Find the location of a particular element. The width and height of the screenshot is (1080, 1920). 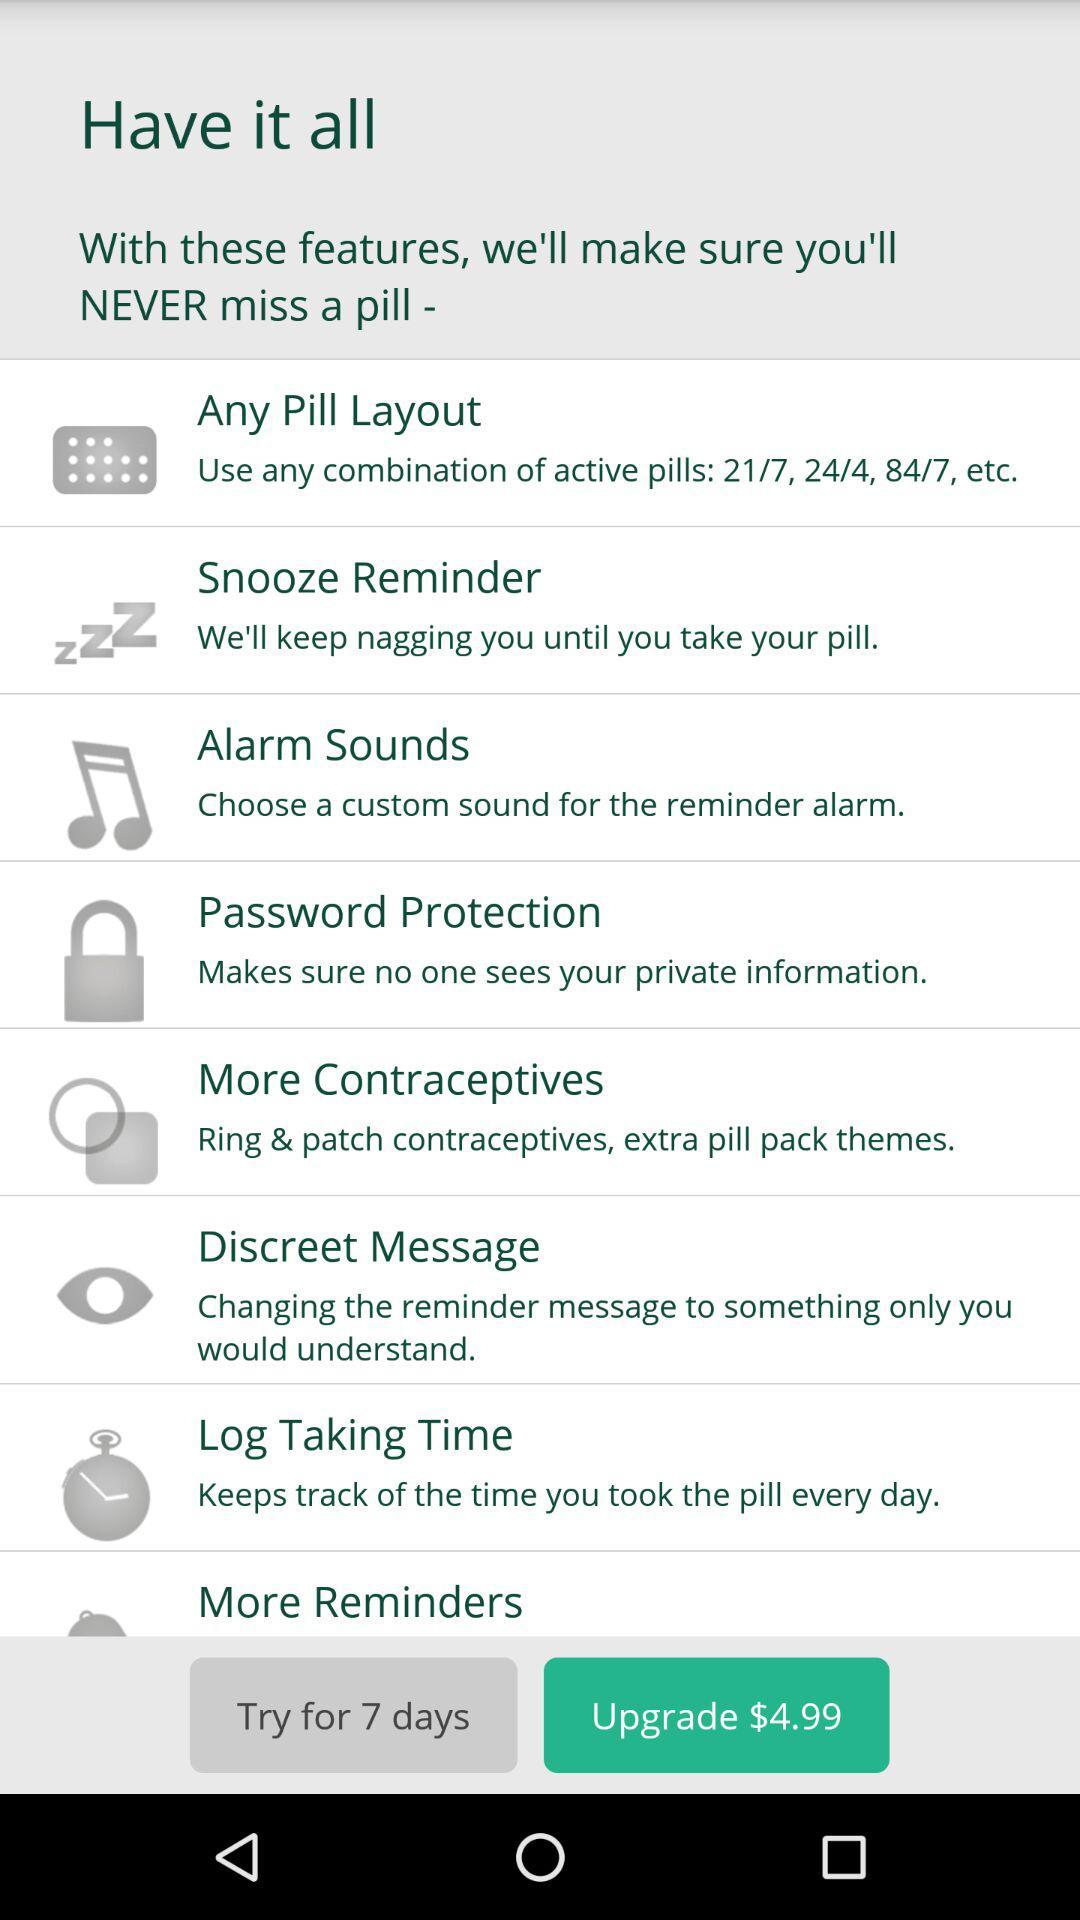

snooze reminder is located at coordinates (624, 575).